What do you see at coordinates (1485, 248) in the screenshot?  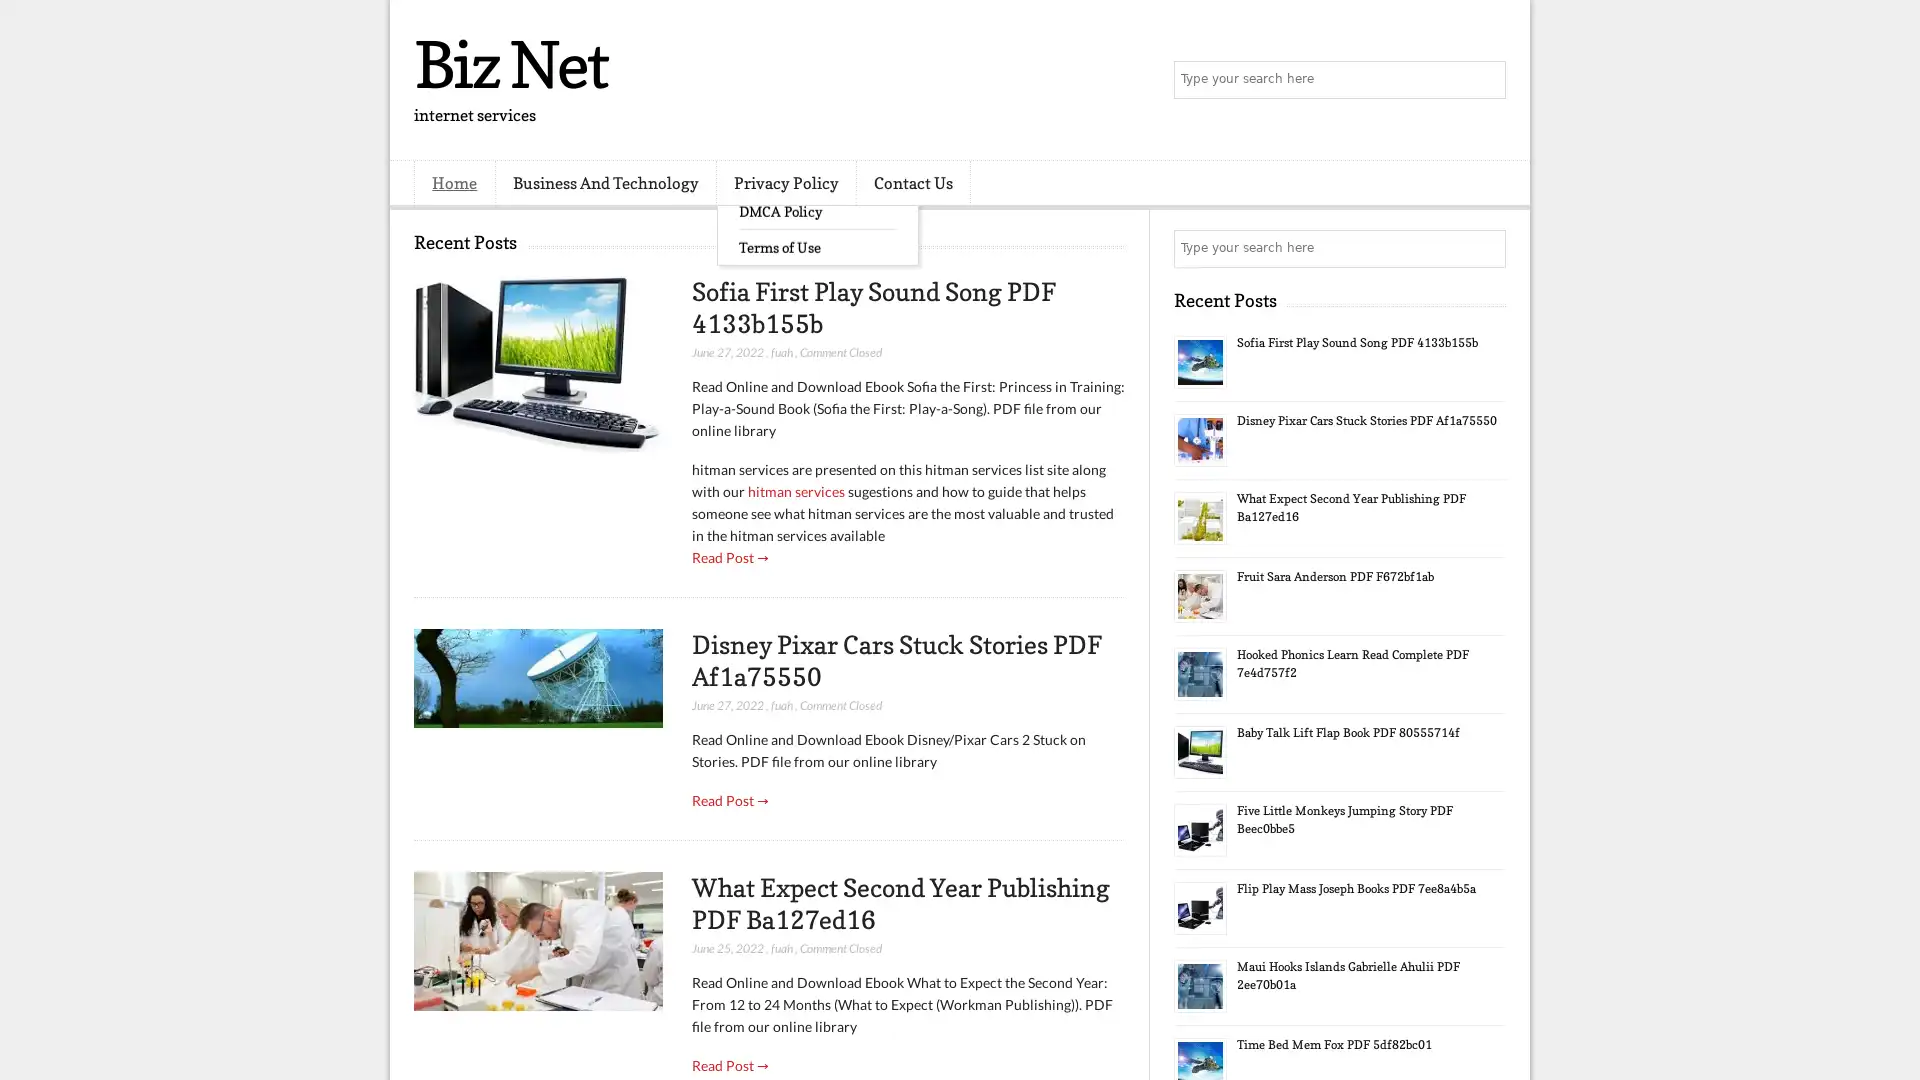 I see `Search` at bounding box center [1485, 248].